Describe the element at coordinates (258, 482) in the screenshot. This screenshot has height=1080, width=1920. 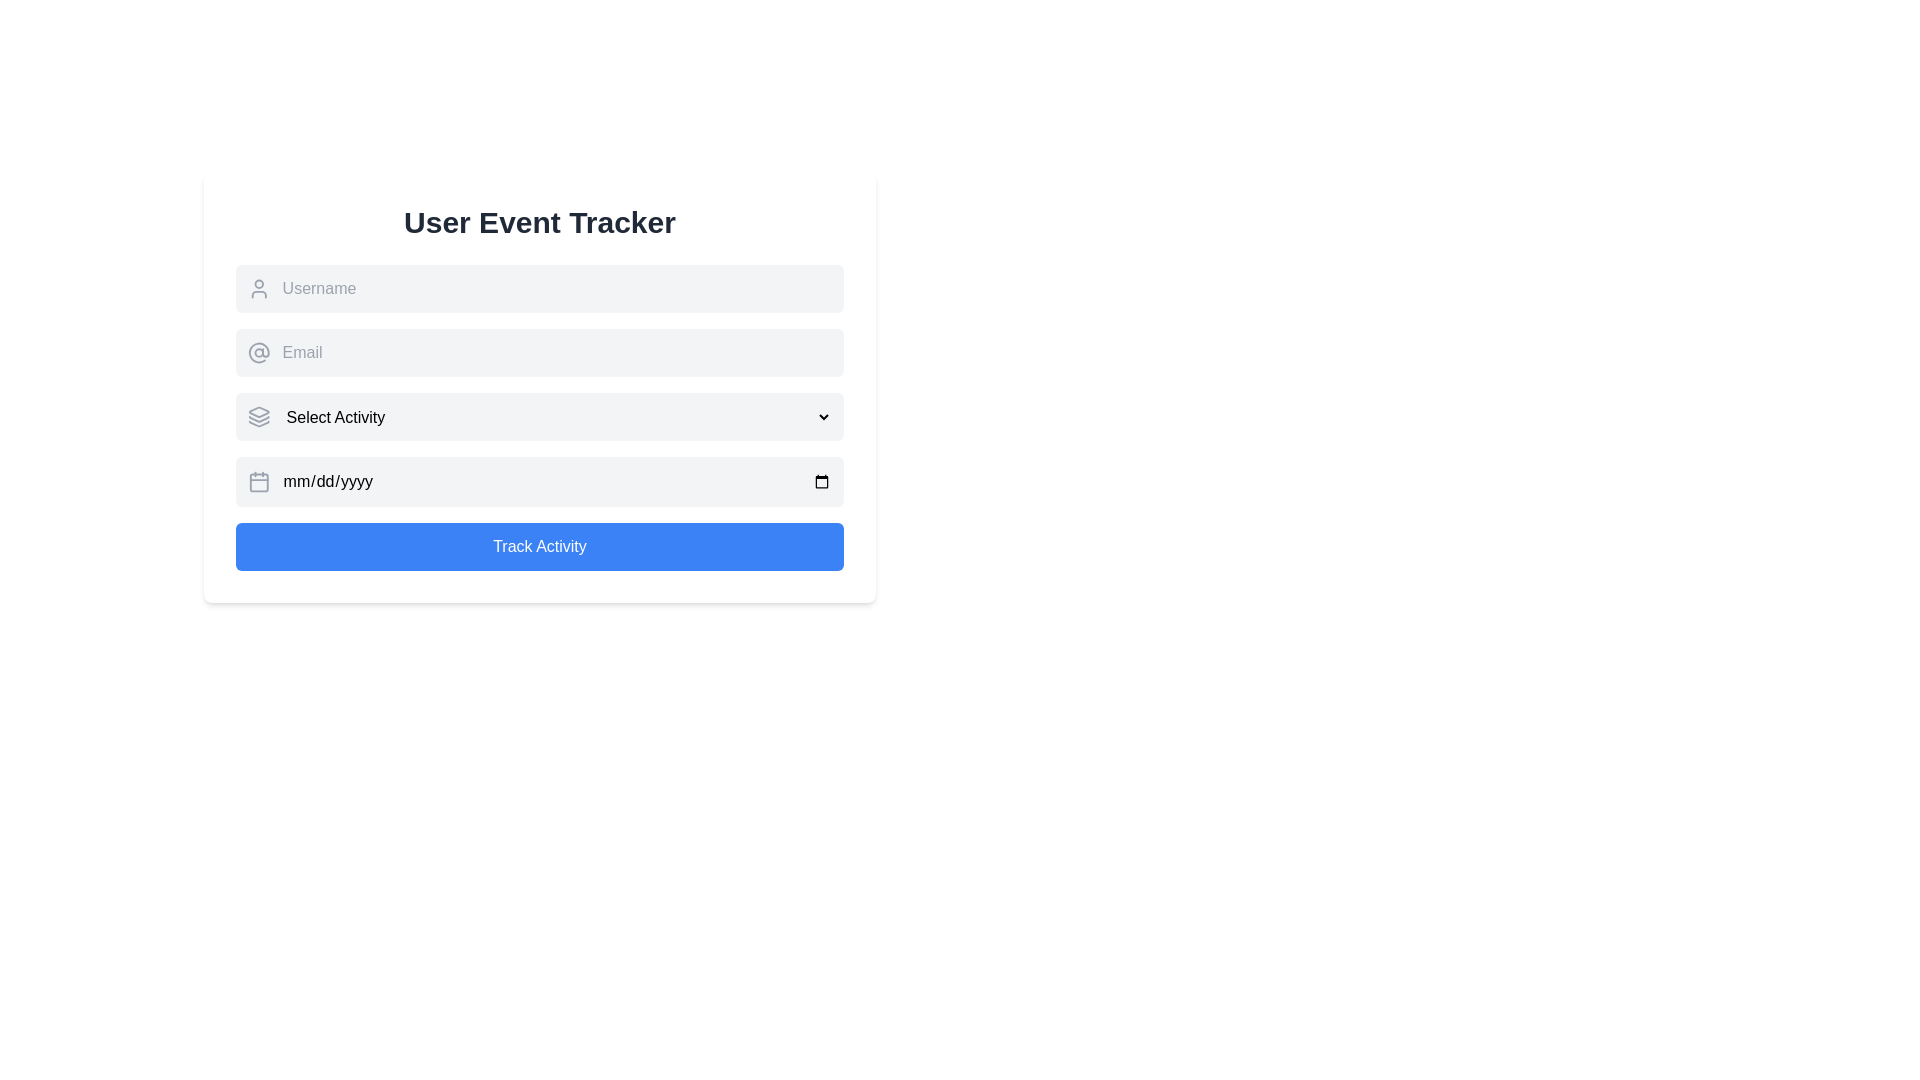
I see `the calendar icon located to the left of the 'mm/dd/yyyy' text input field in the date selection row of the vertical form layout` at that location.